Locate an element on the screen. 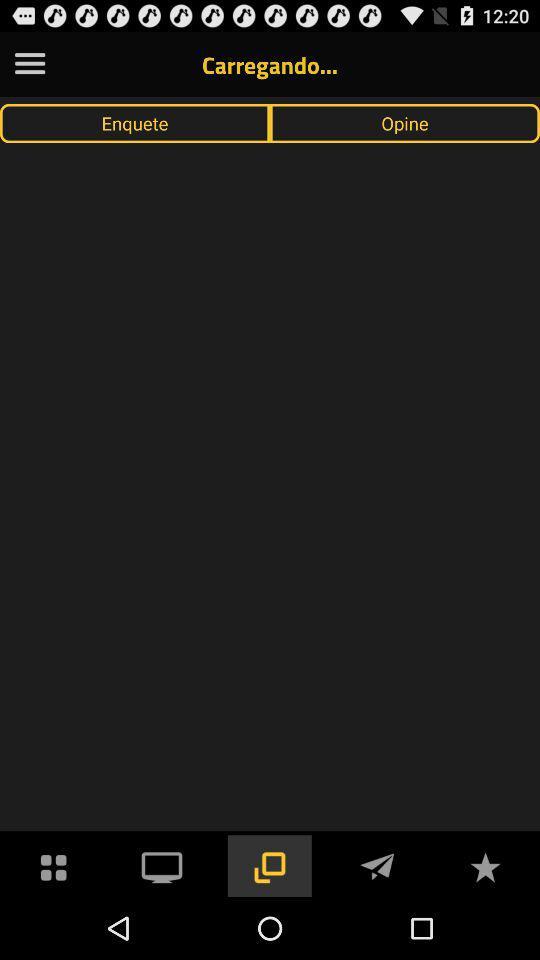  the opine item is located at coordinates (405, 122).